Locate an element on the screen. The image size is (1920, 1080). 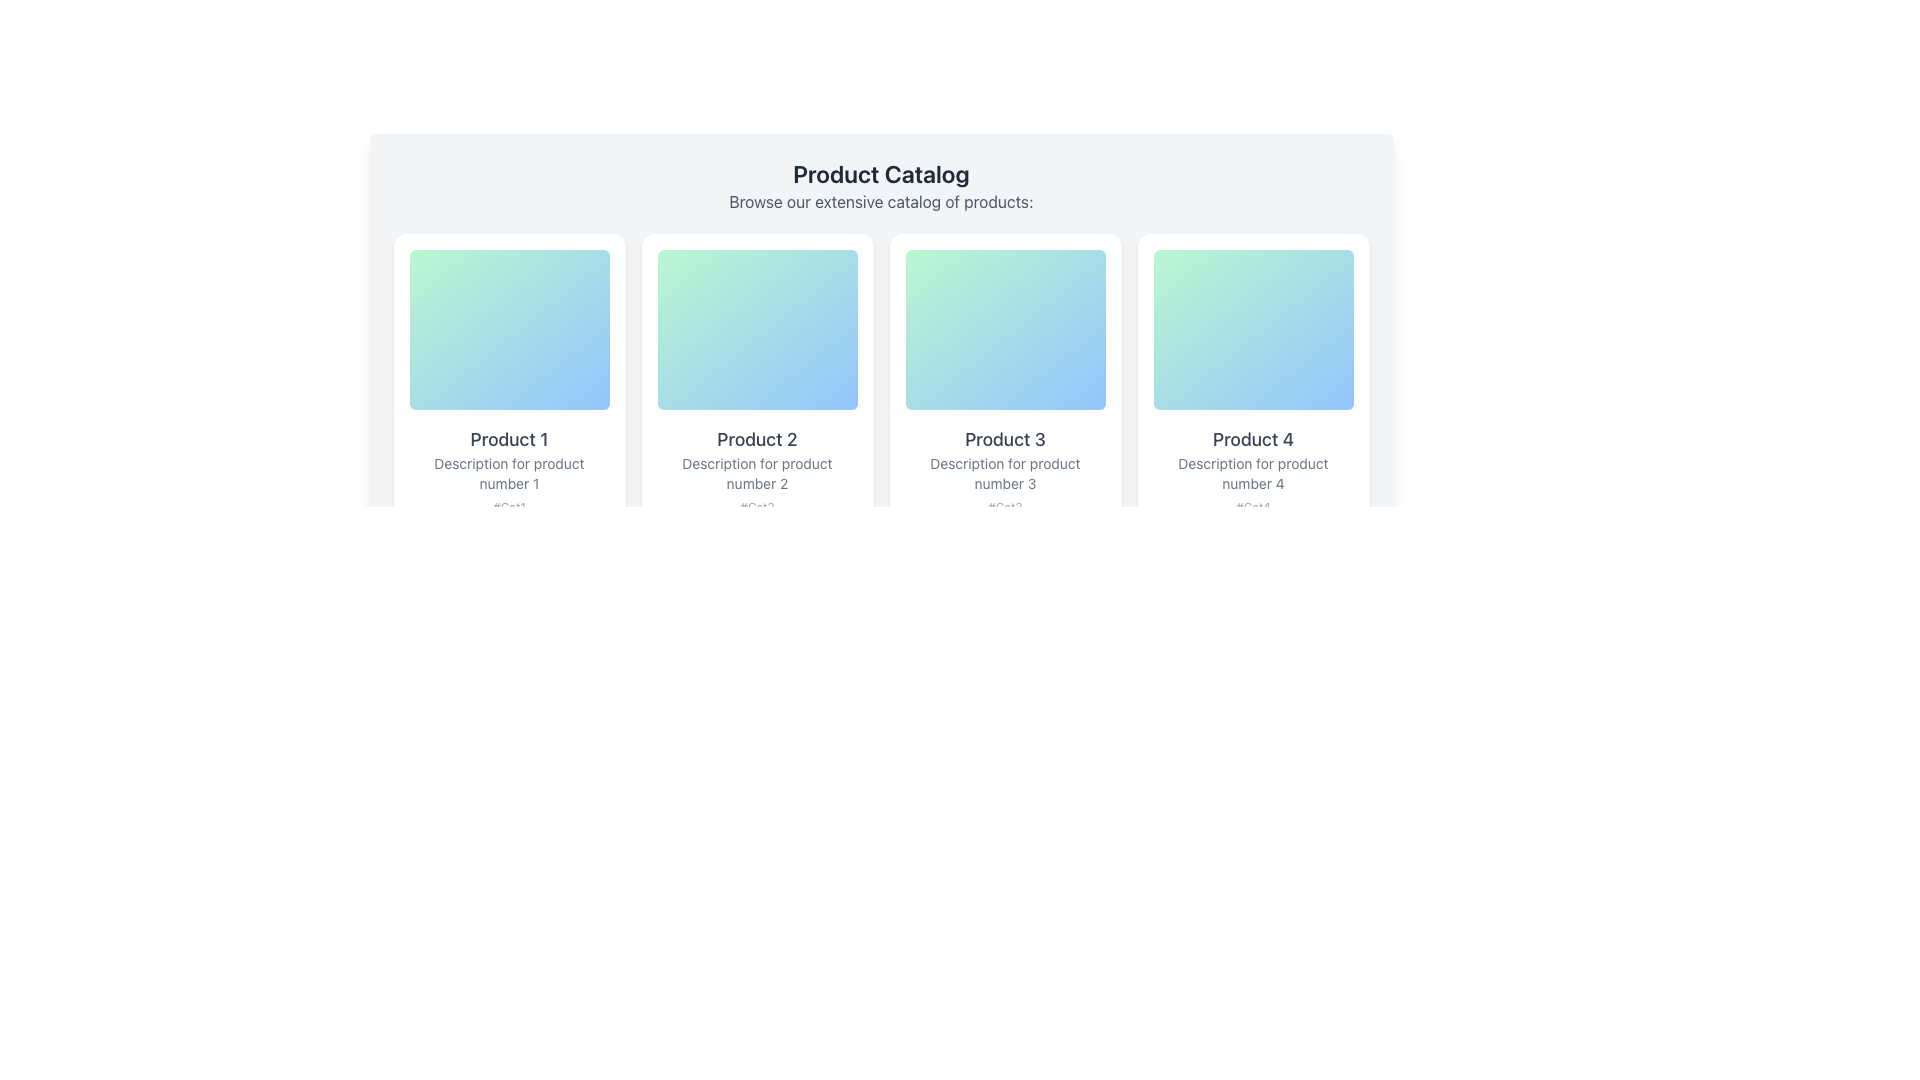
the Informational Card that visually represents a product in the catalog, located in the fourth position of the first row is located at coordinates (1252, 384).